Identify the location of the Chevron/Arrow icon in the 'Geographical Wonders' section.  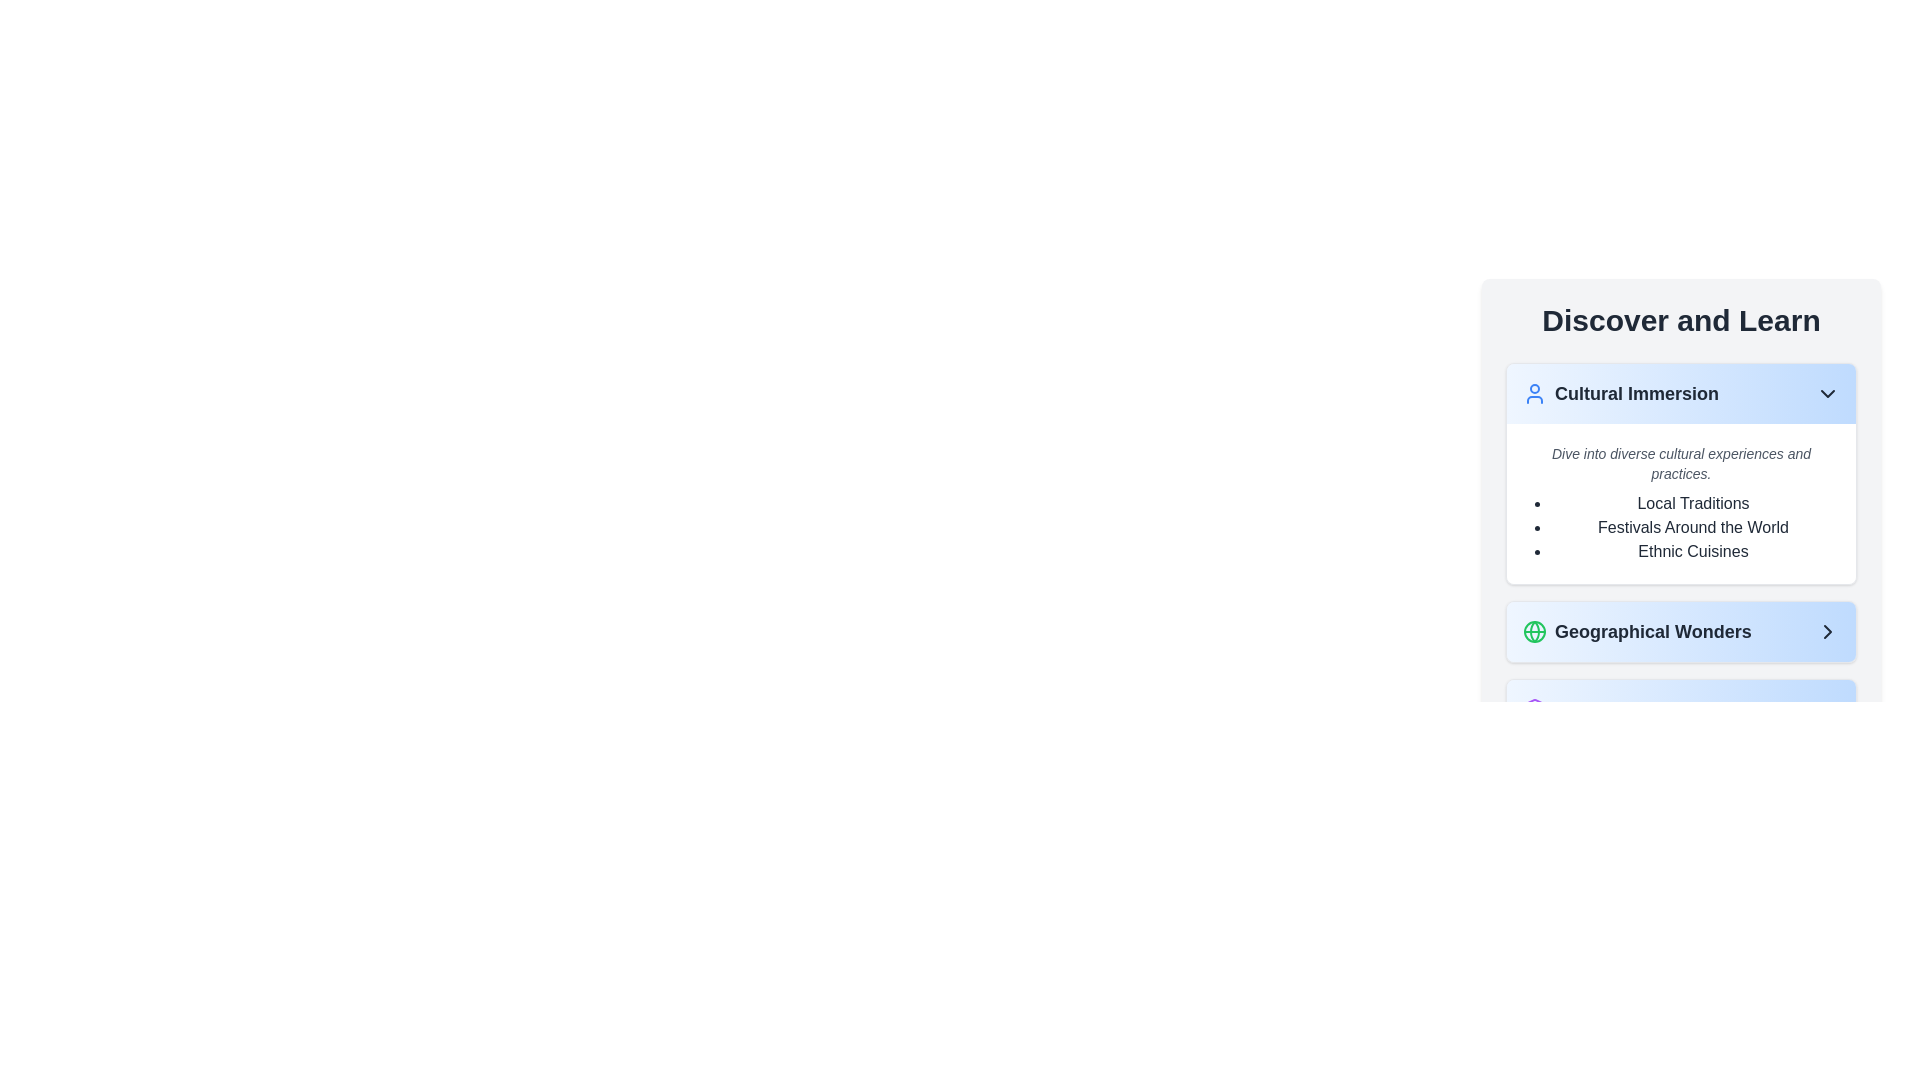
(1828, 632).